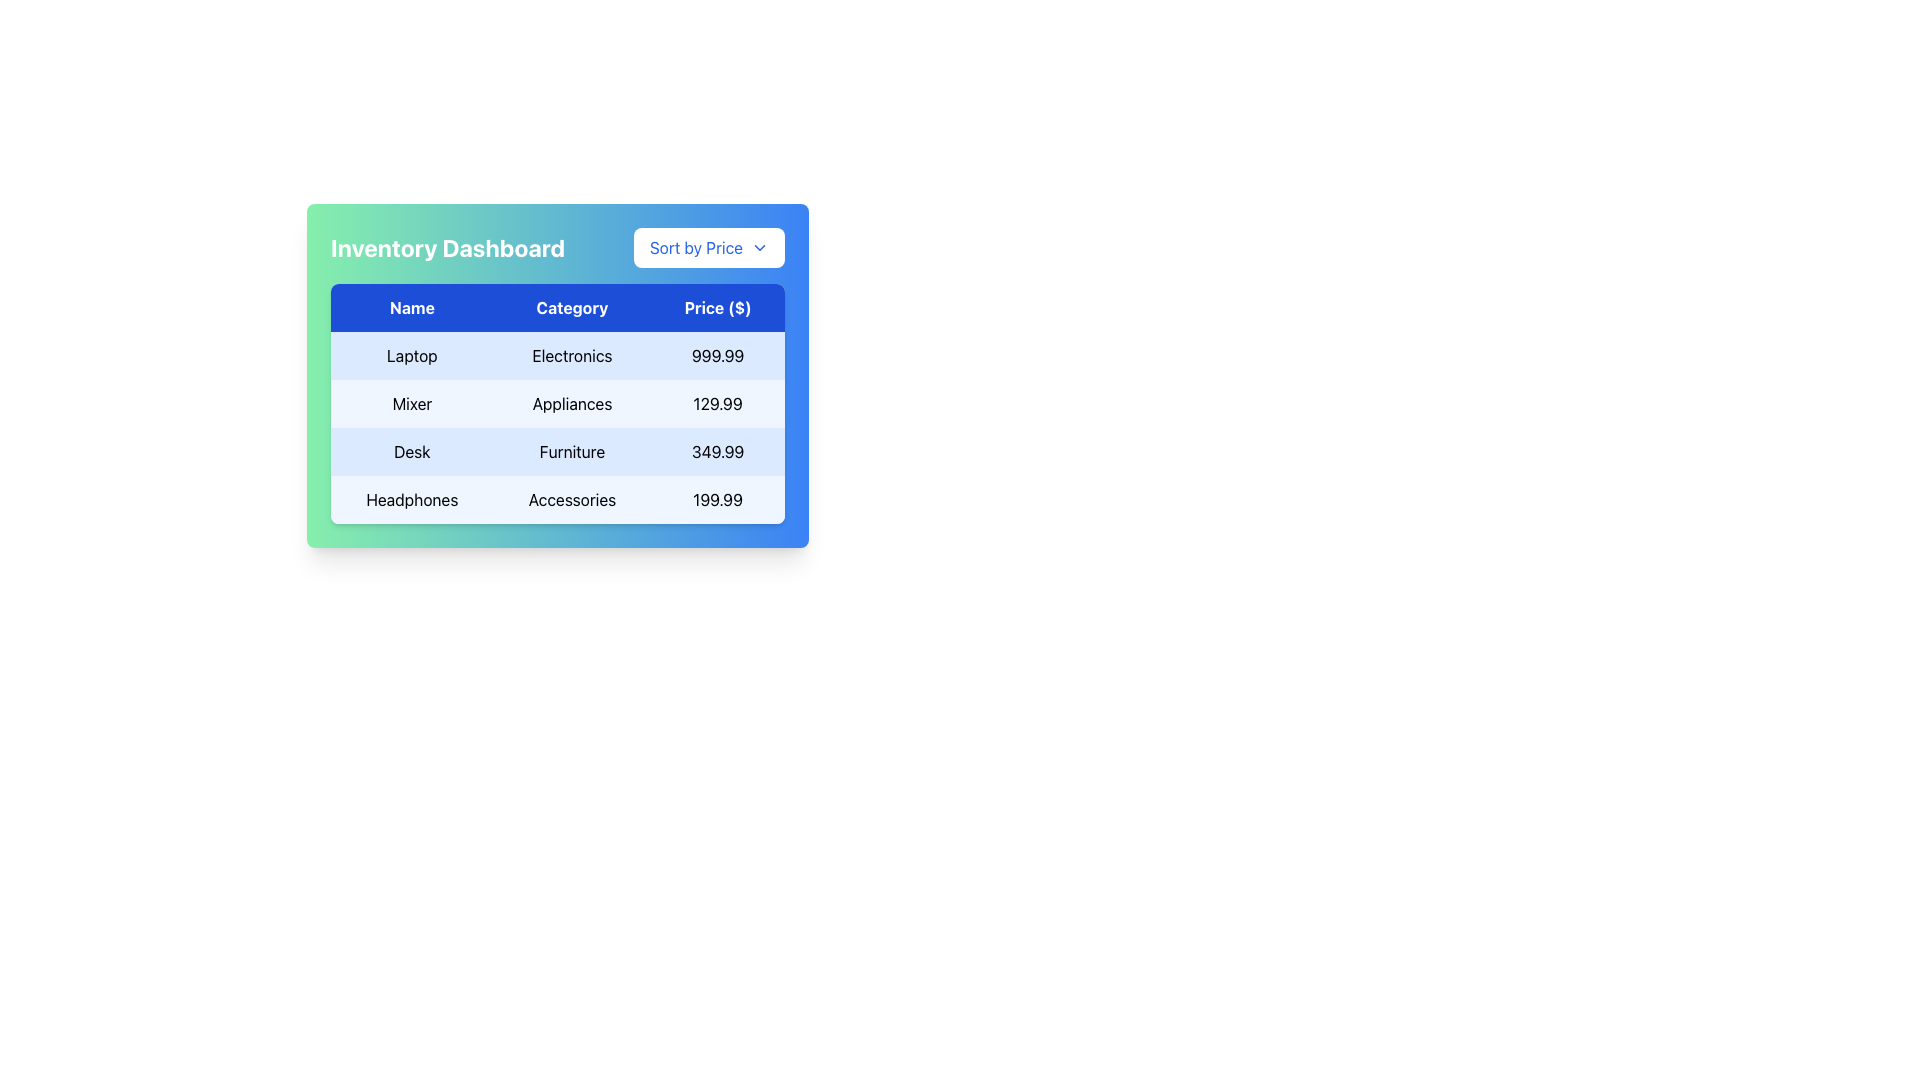 This screenshot has width=1920, height=1080. I want to click on the static Text Display element that shows the price information for the product listed in the first row under the 'Price ($)' header, so click(718, 354).